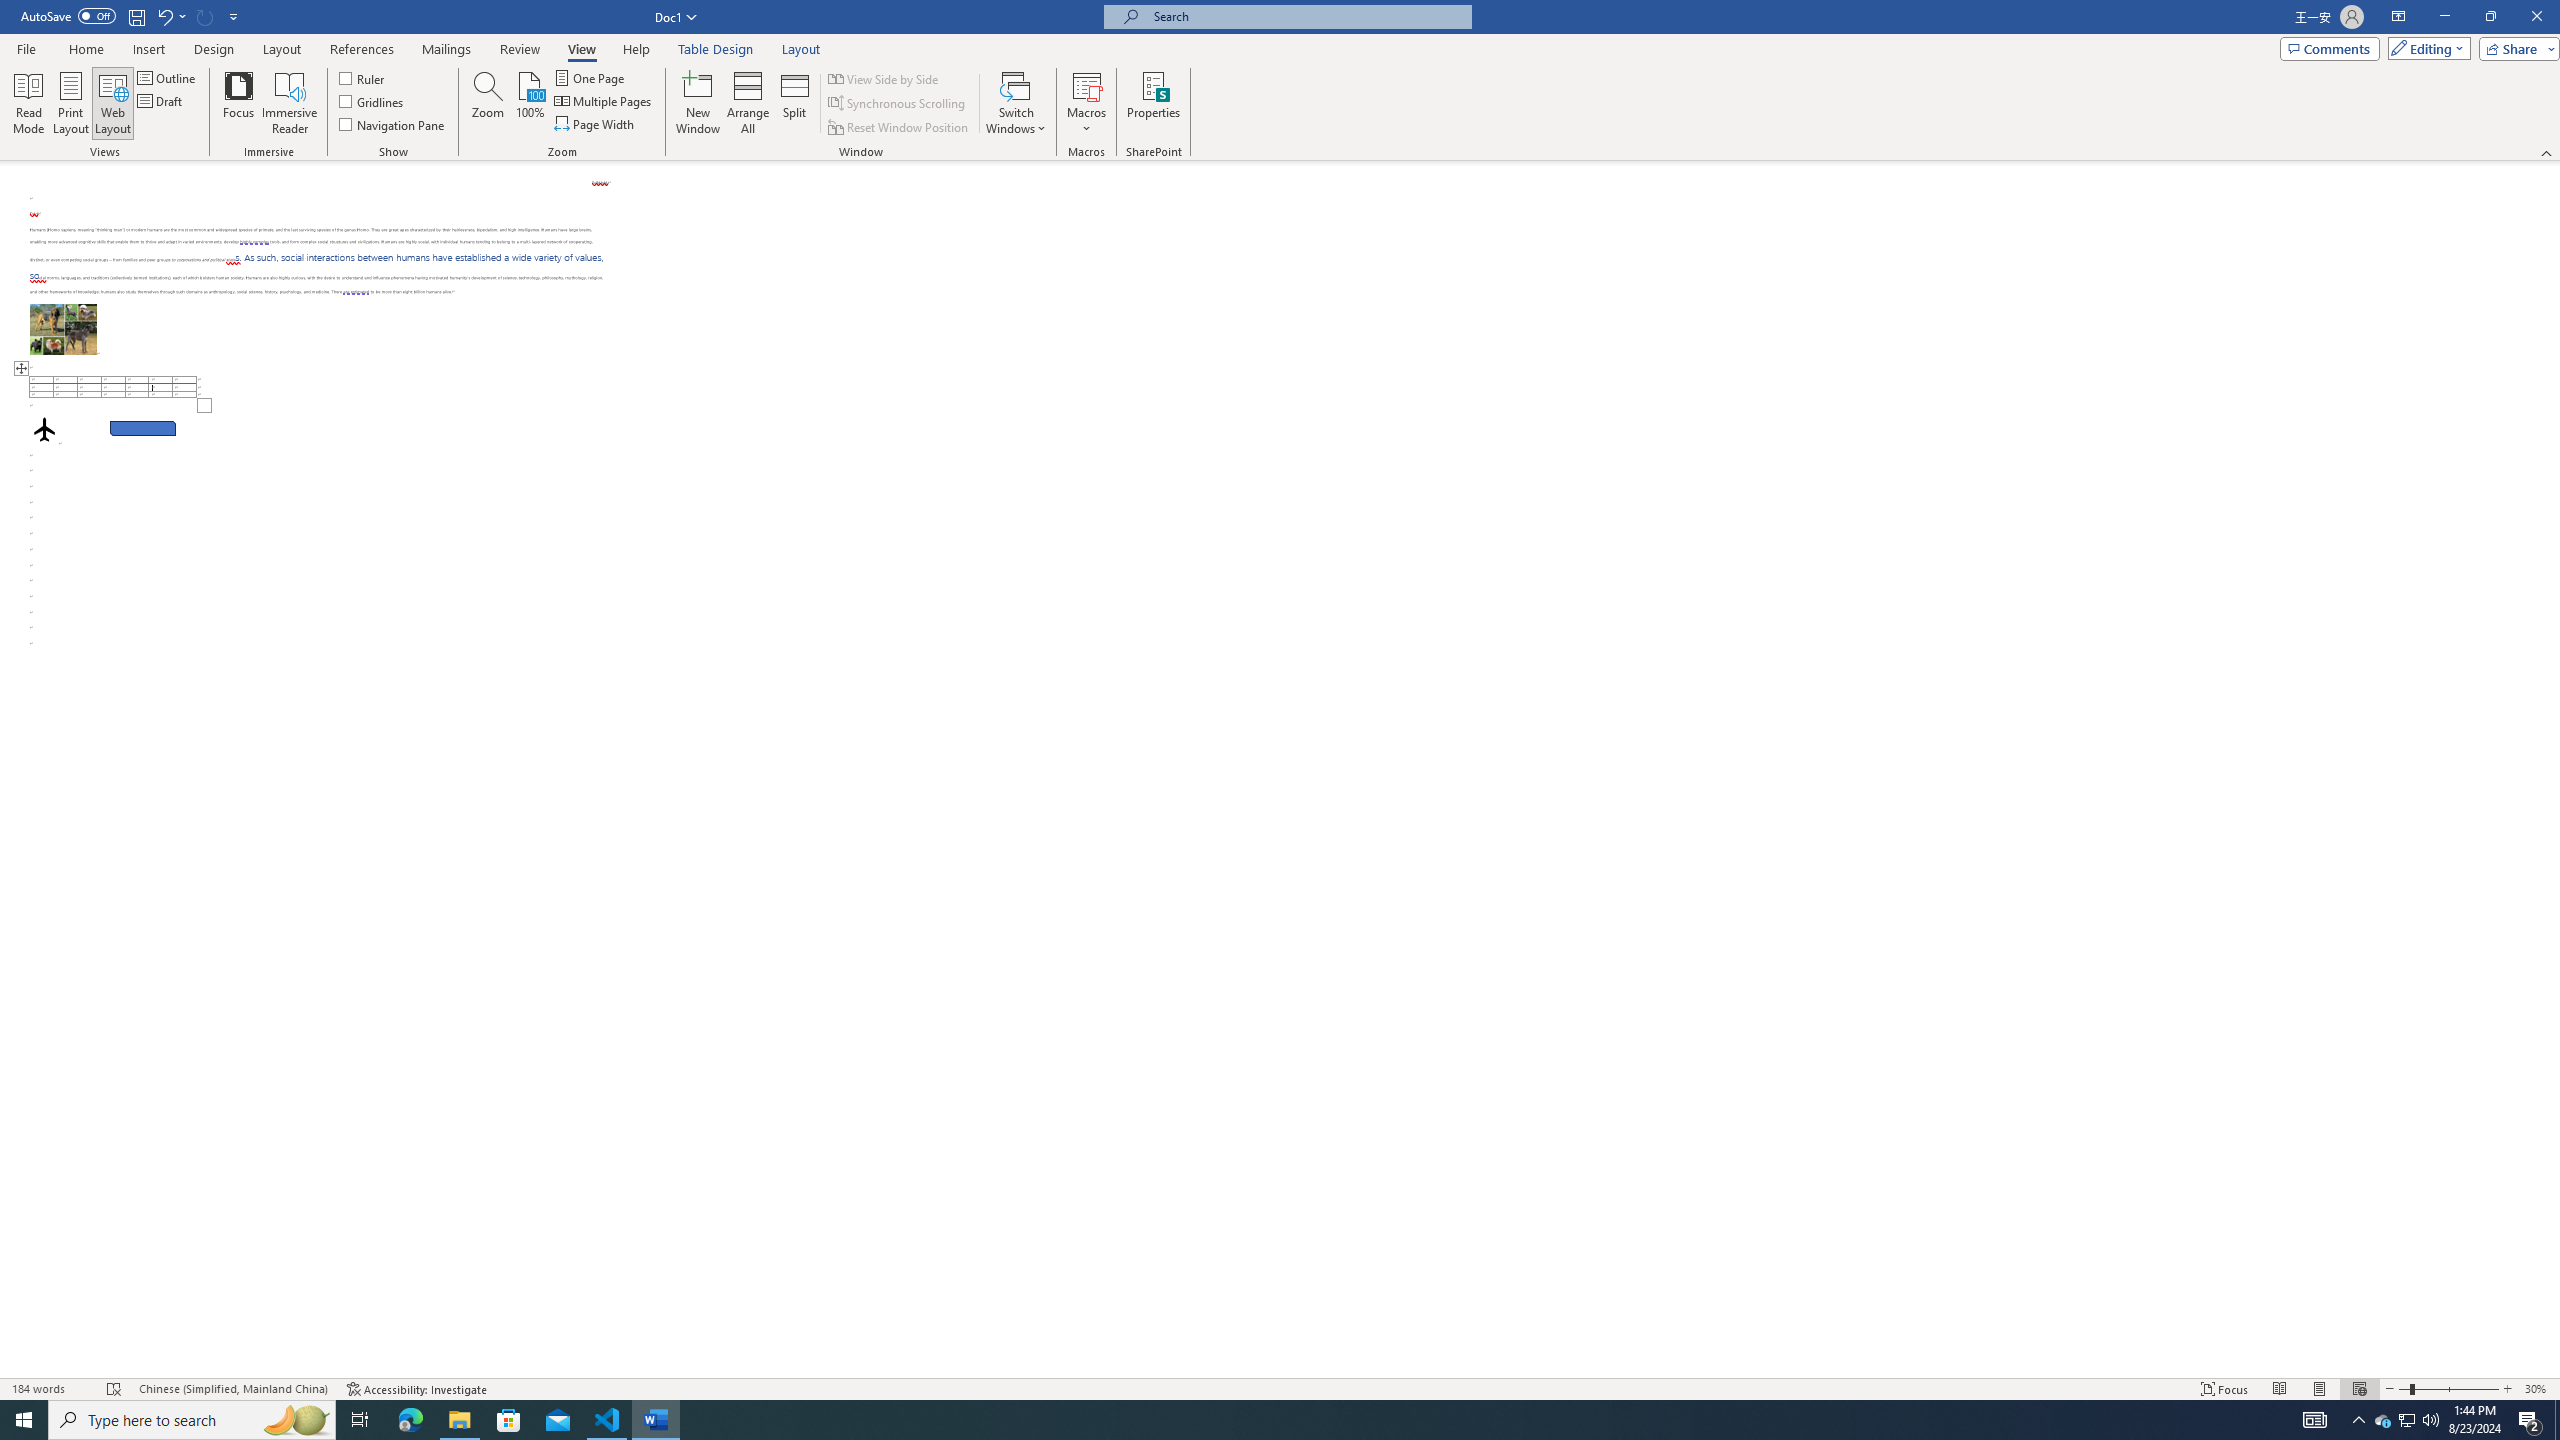 The width and height of the screenshot is (2560, 1440). What do you see at coordinates (582, 49) in the screenshot?
I see `'View'` at bounding box center [582, 49].